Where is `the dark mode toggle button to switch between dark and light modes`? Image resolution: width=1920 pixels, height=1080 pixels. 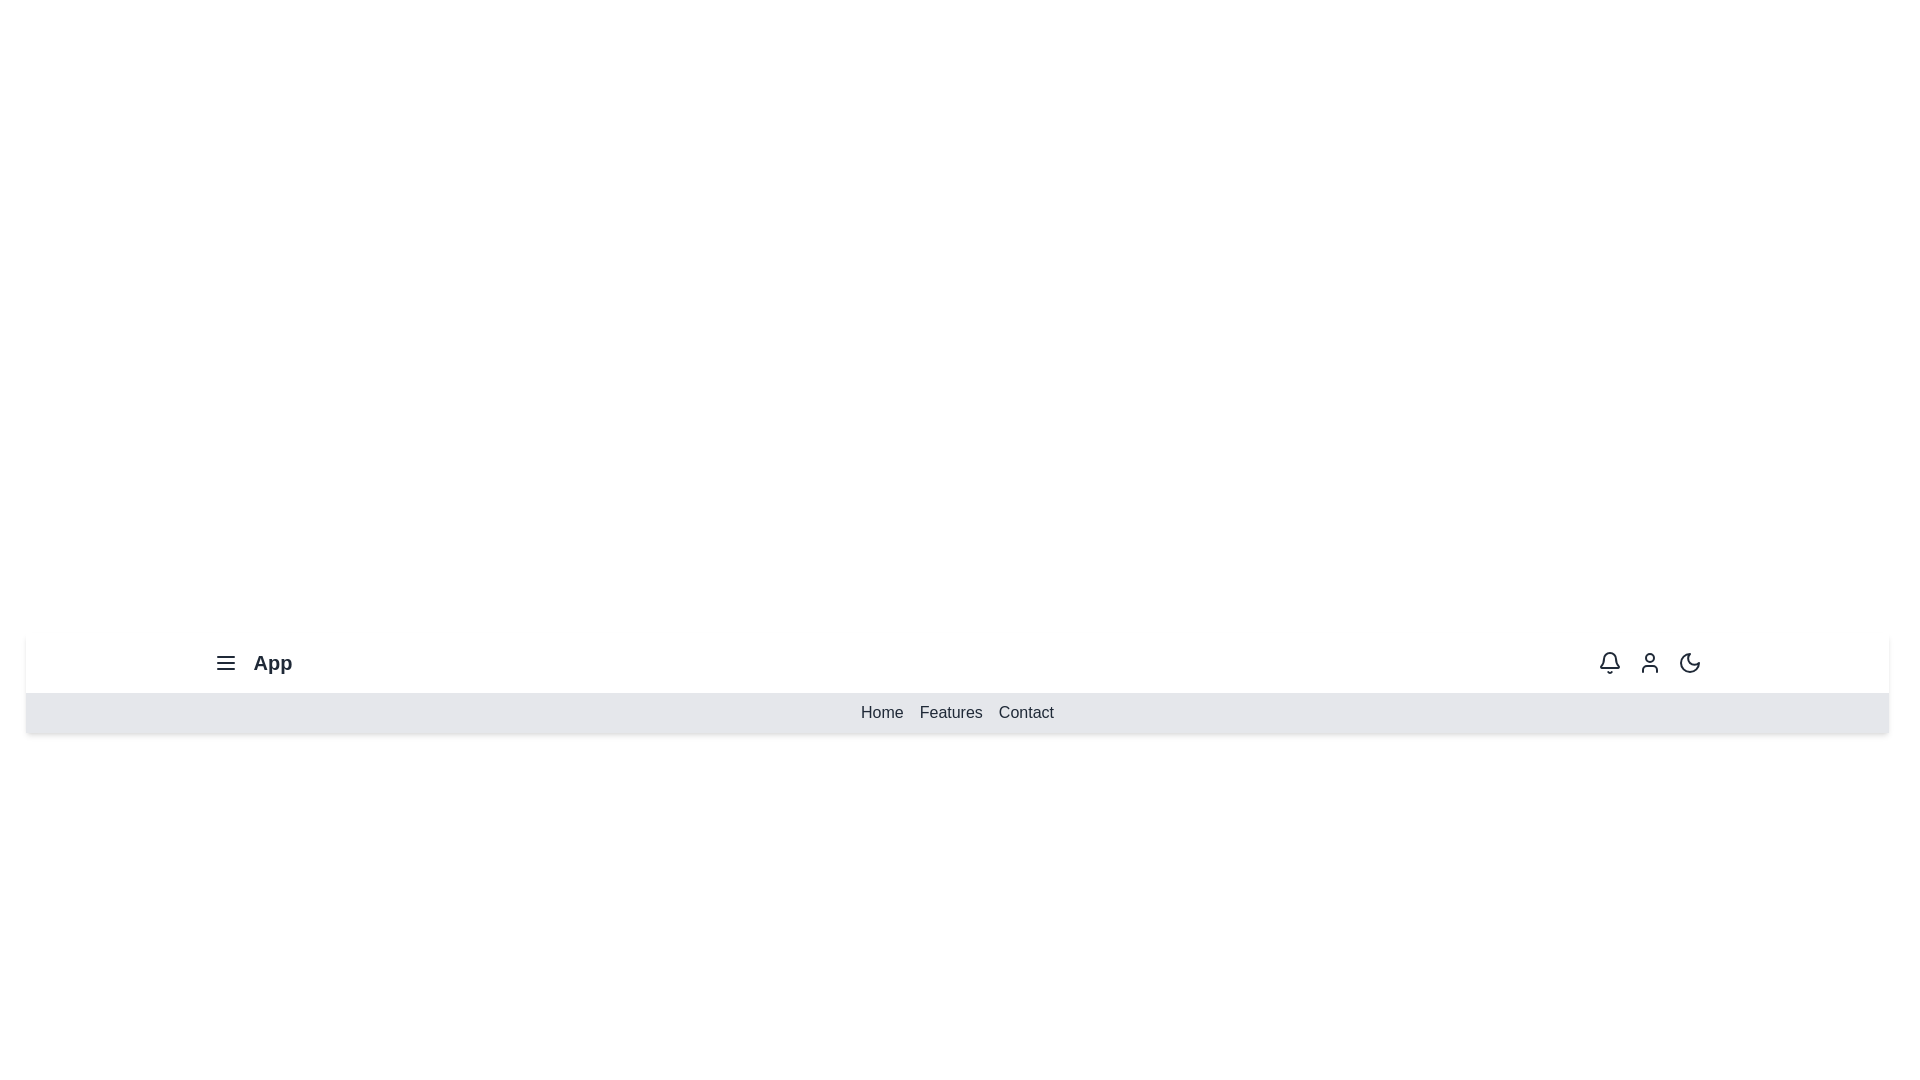 the dark mode toggle button to switch between dark and light modes is located at coordinates (1688, 663).